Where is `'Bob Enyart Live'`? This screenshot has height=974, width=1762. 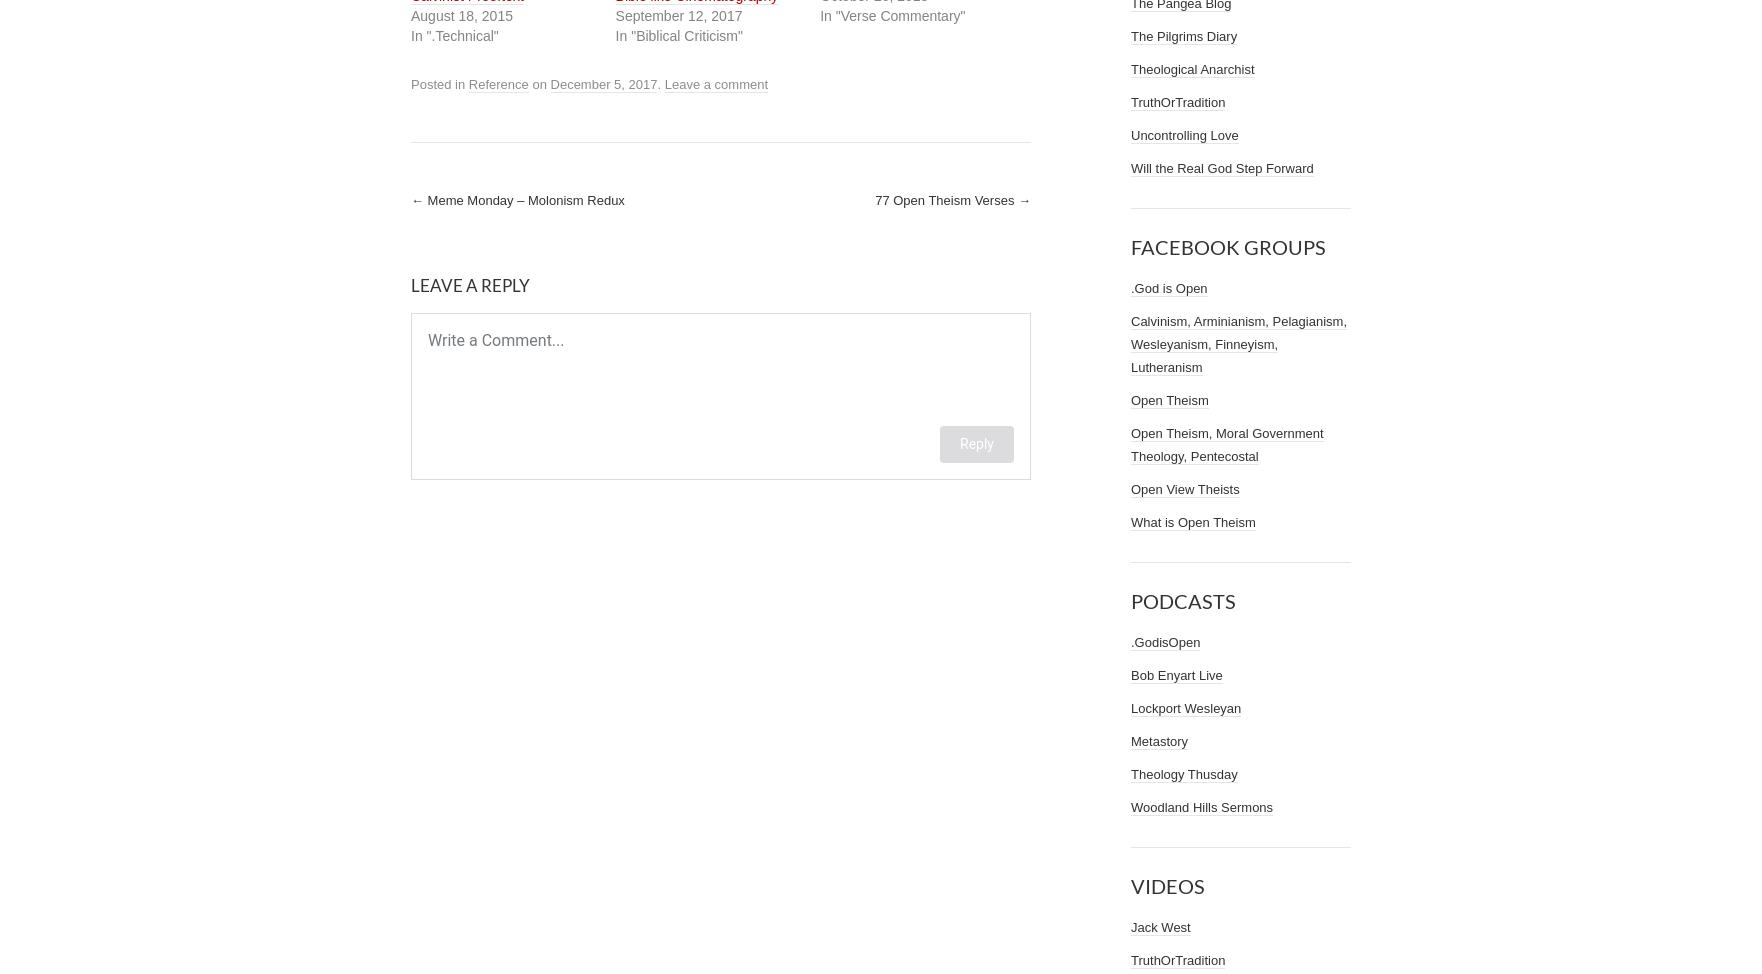
'Bob Enyart Live' is located at coordinates (1176, 675).